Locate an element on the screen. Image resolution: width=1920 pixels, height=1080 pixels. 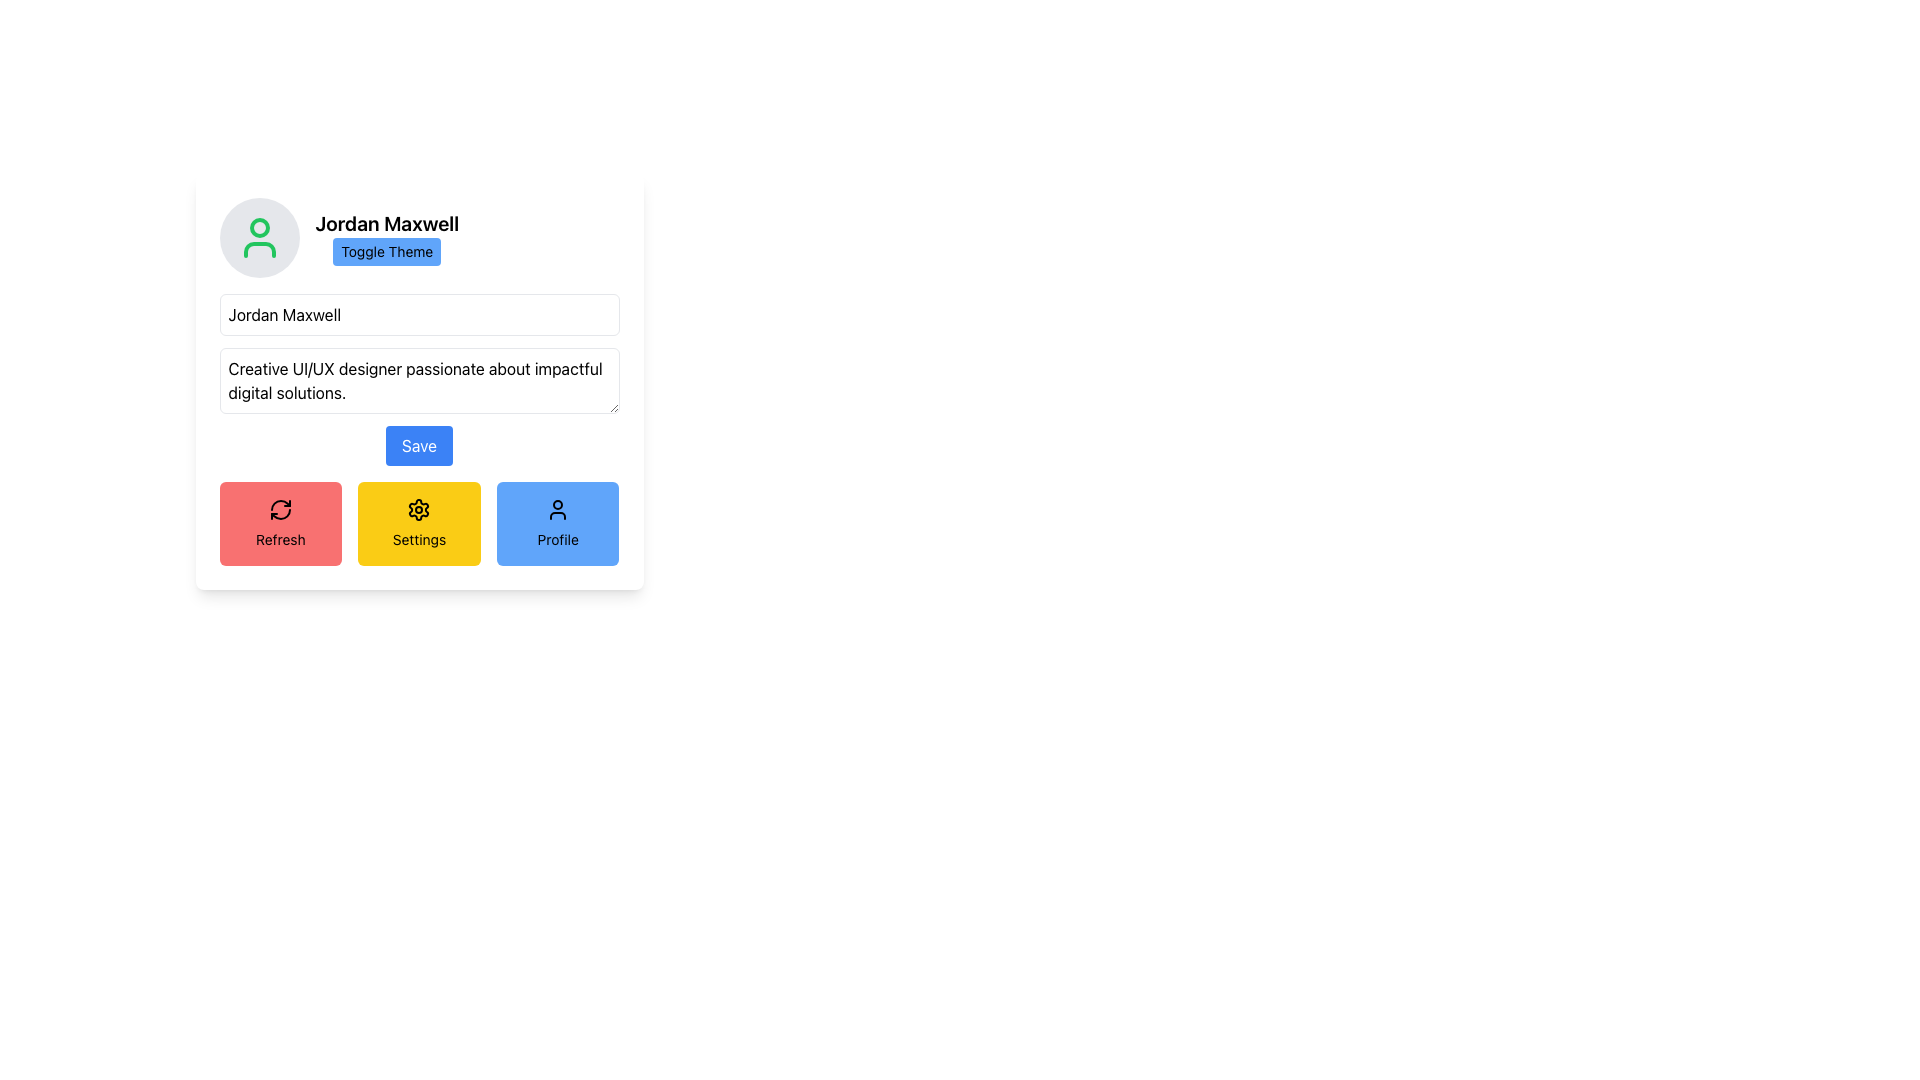
the theme toggle button located beneath the title 'Jordan Maxwell' and to the right of the avatar icon is located at coordinates (418, 237).